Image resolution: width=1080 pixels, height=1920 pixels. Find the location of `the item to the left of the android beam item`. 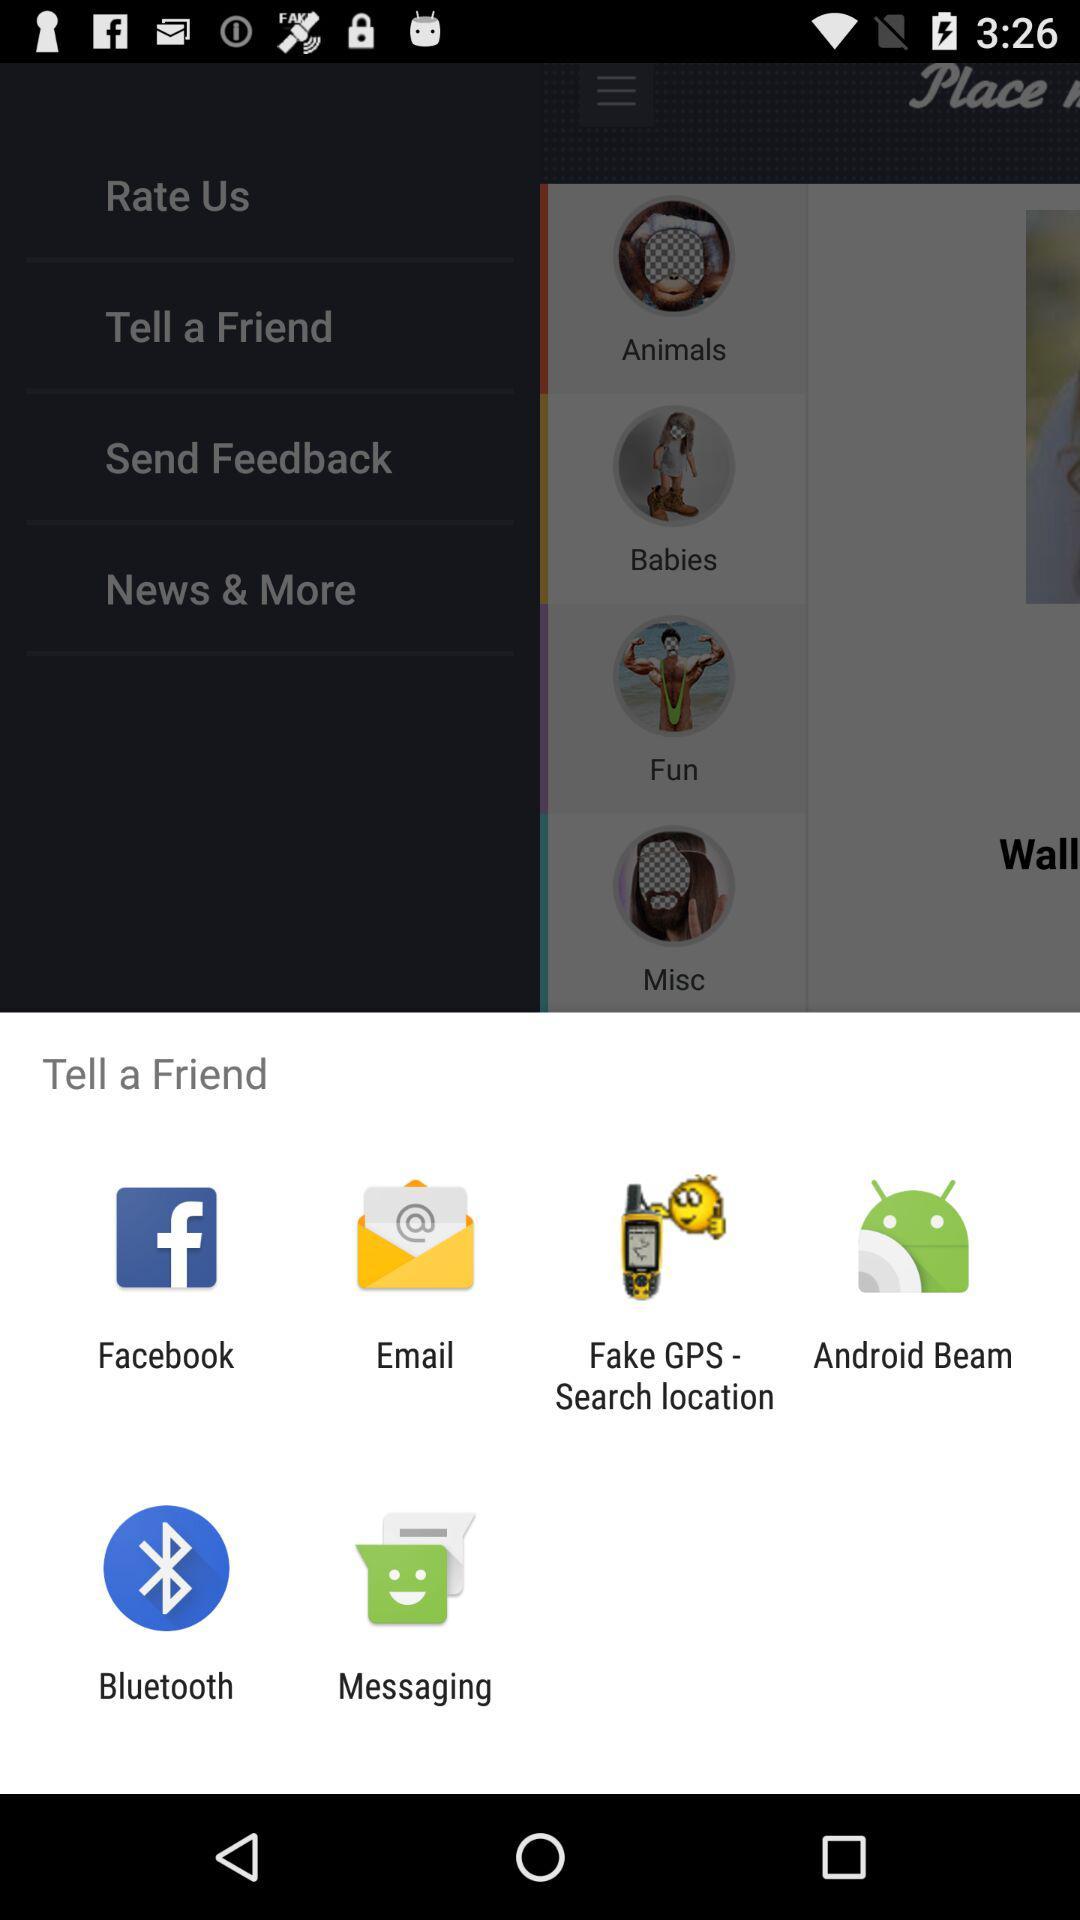

the item to the left of the android beam item is located at coordinates (664, 1374).